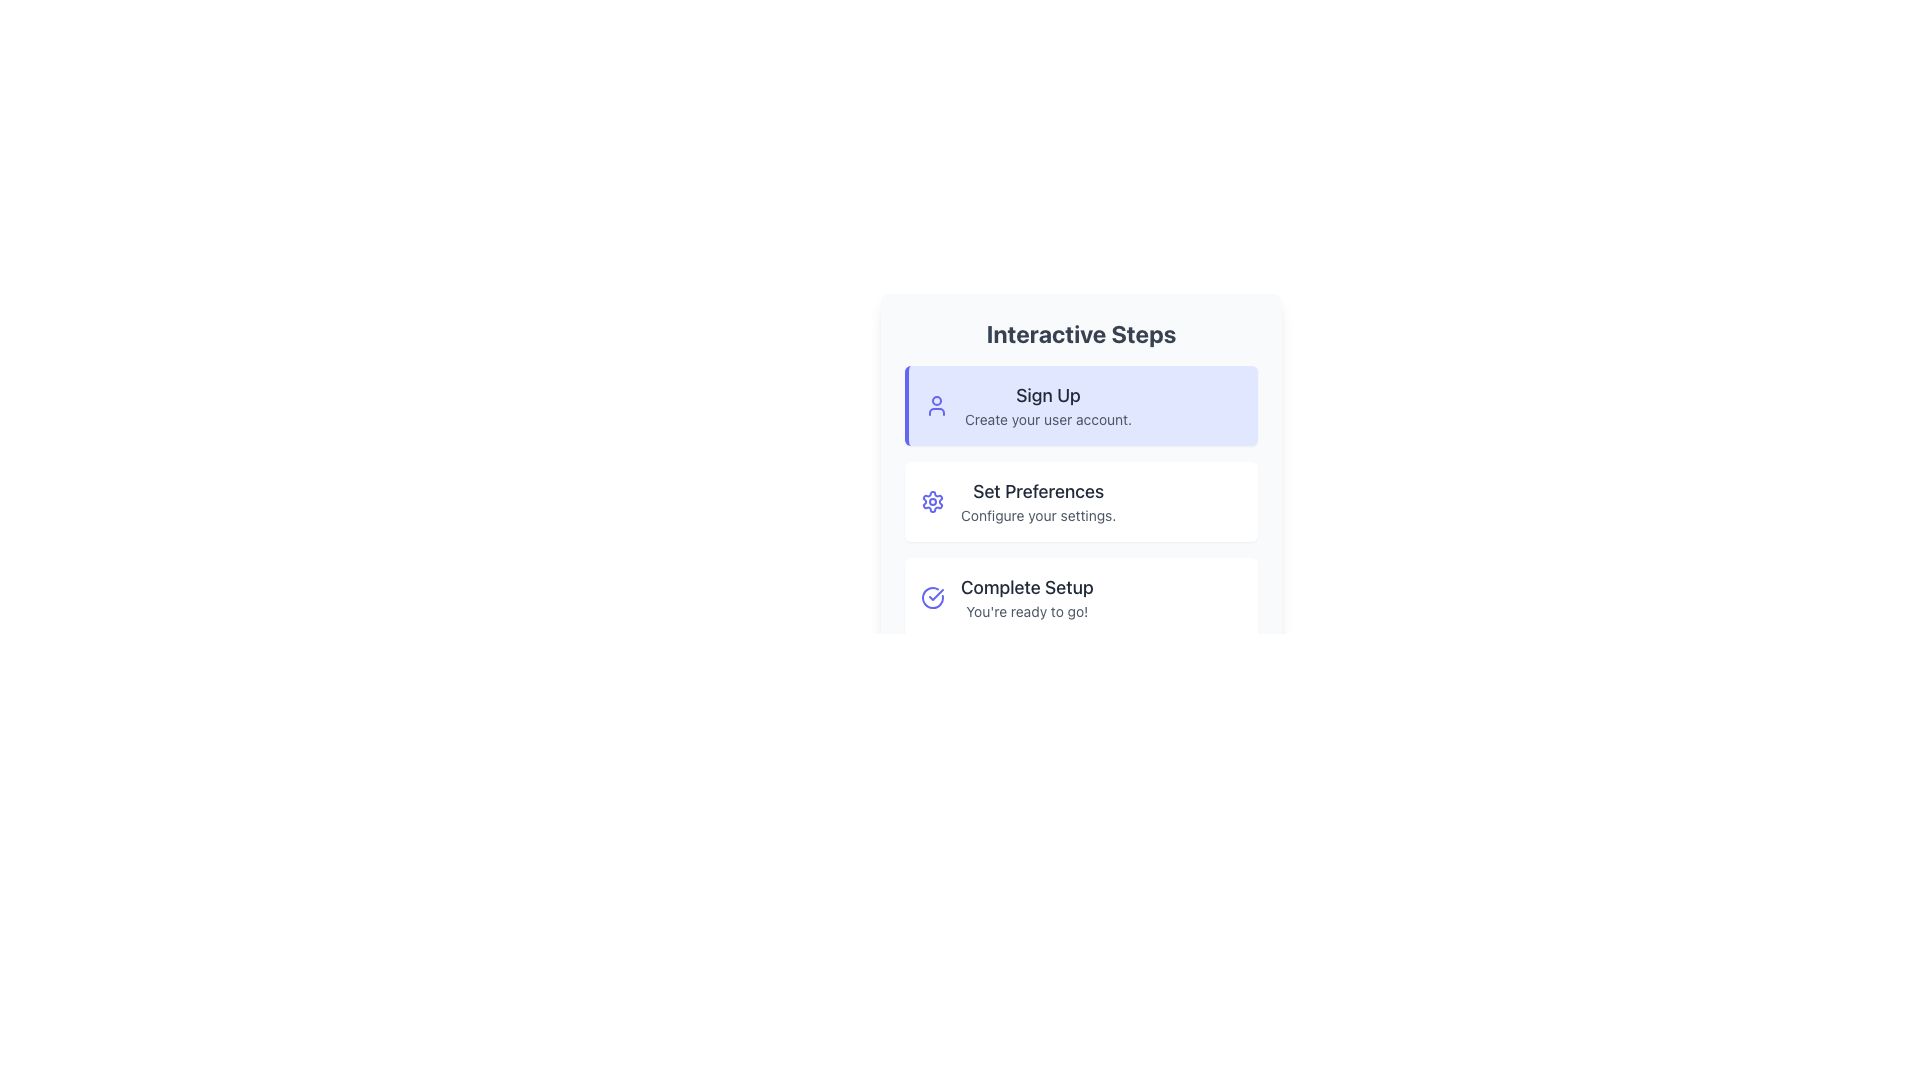 Image resolution: width=1920 pixels, height=1080 pixels. I want to click on the indigo circular icon with a tick mark, located to the left of the text 'Complete Setup' in the third item of the 'Interactive Steps' list, so click(931, 596).